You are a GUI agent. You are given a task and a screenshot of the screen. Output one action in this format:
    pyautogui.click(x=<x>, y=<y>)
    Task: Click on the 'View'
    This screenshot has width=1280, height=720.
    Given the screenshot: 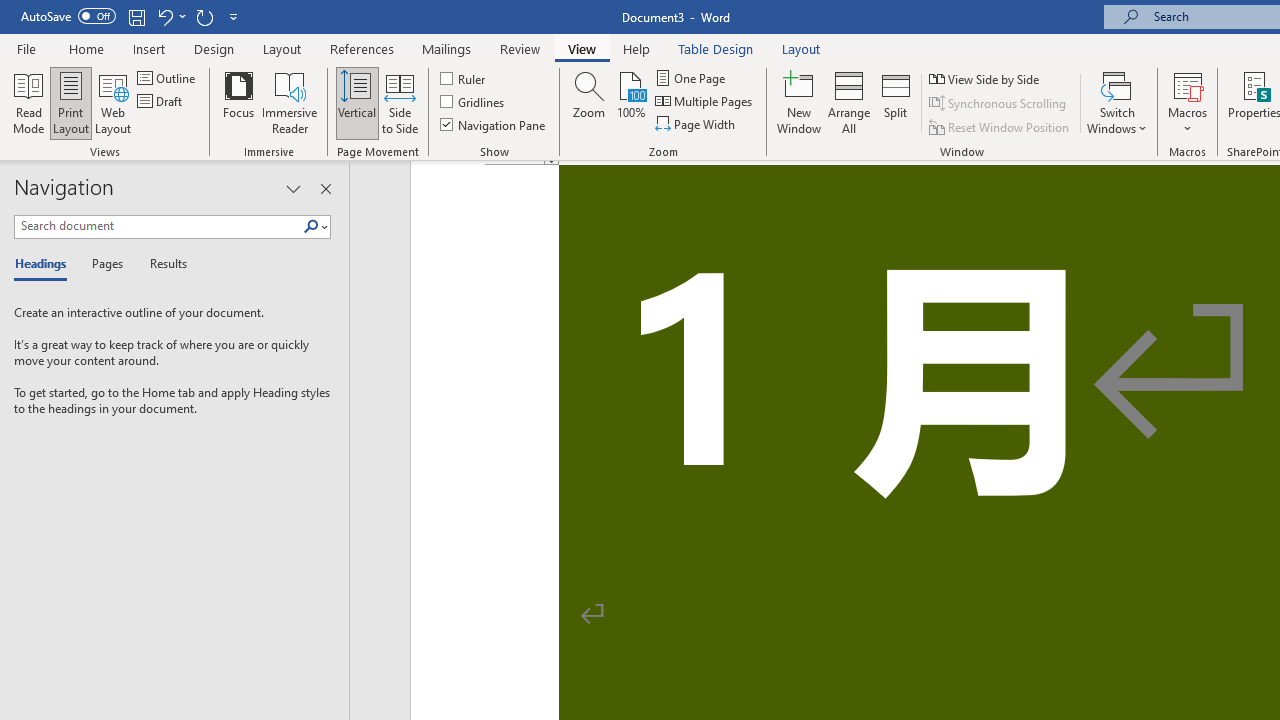 What is the action you would take?
    pyautogui.click(x=581, y=48)
    